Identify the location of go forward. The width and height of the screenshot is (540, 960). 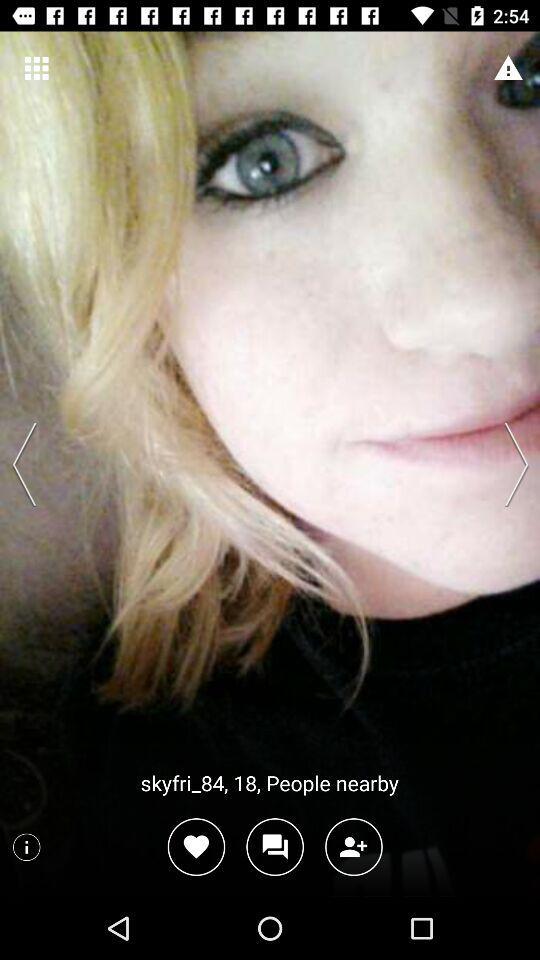
(510, 464).